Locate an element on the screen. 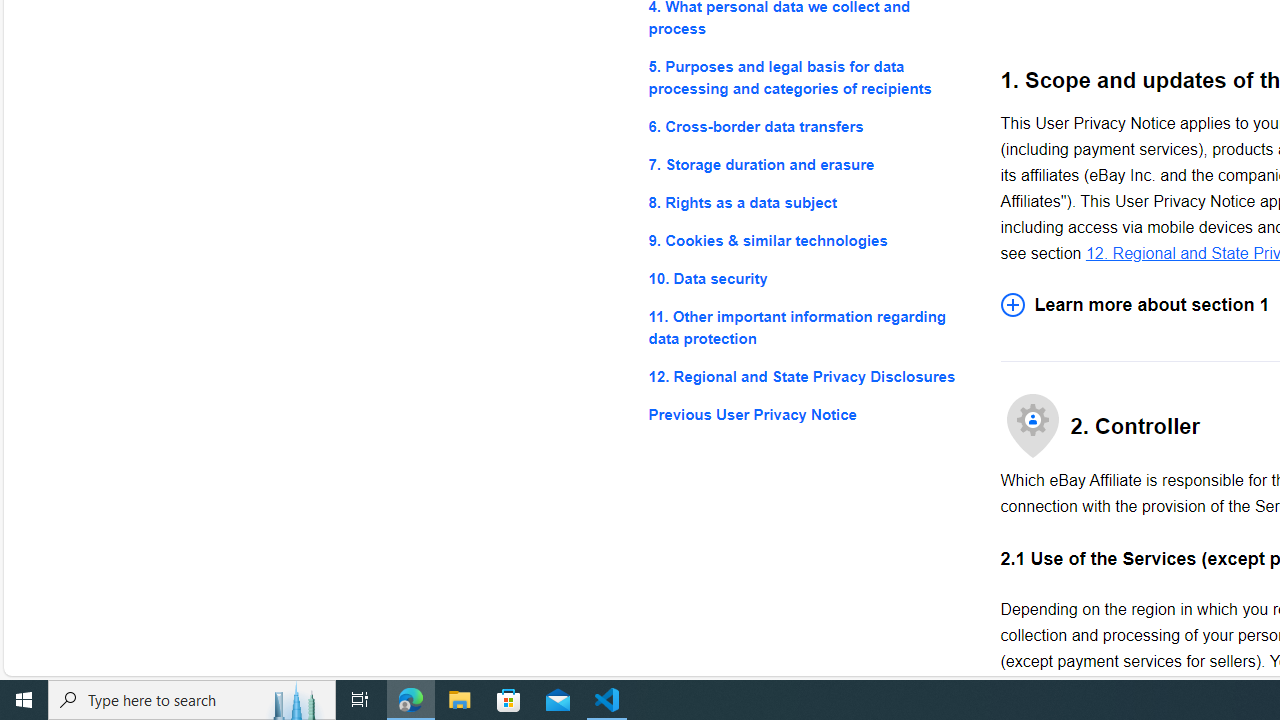  'Previous User Privacy Notice' is located at coordinates (808, 414).